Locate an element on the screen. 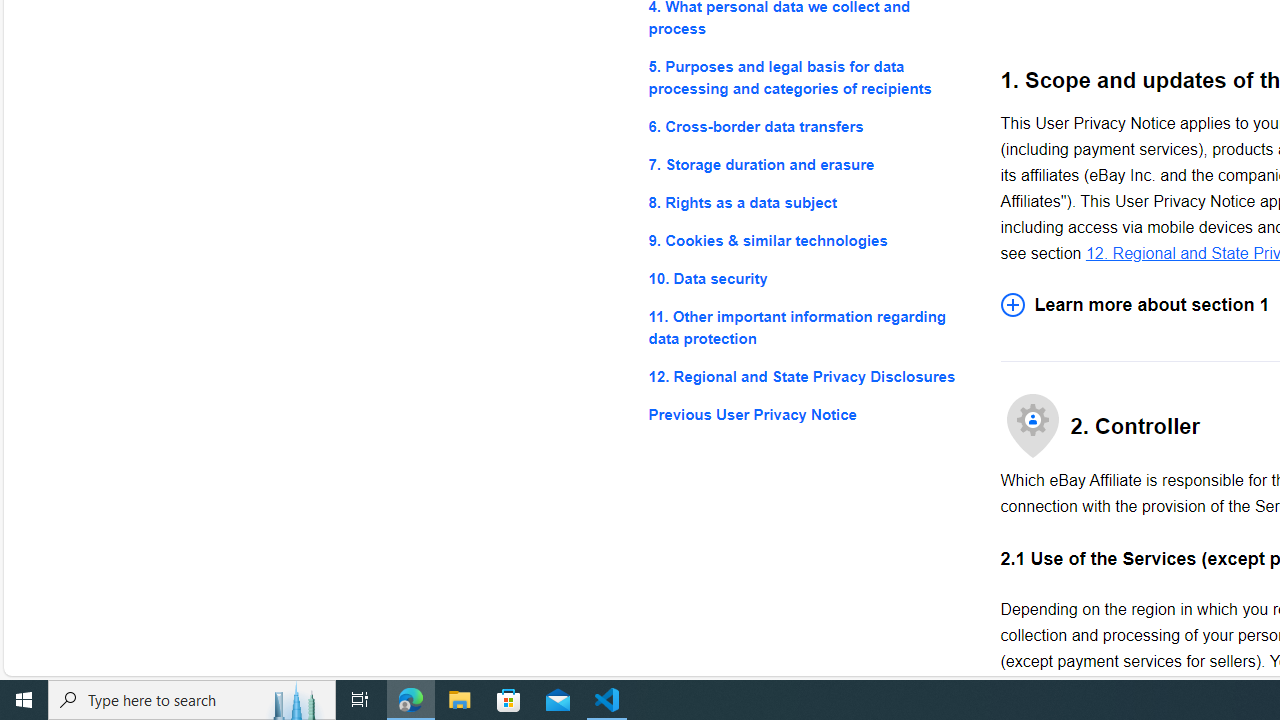  'Previous User Privacy Notice' is located at coordinates (808, 414).